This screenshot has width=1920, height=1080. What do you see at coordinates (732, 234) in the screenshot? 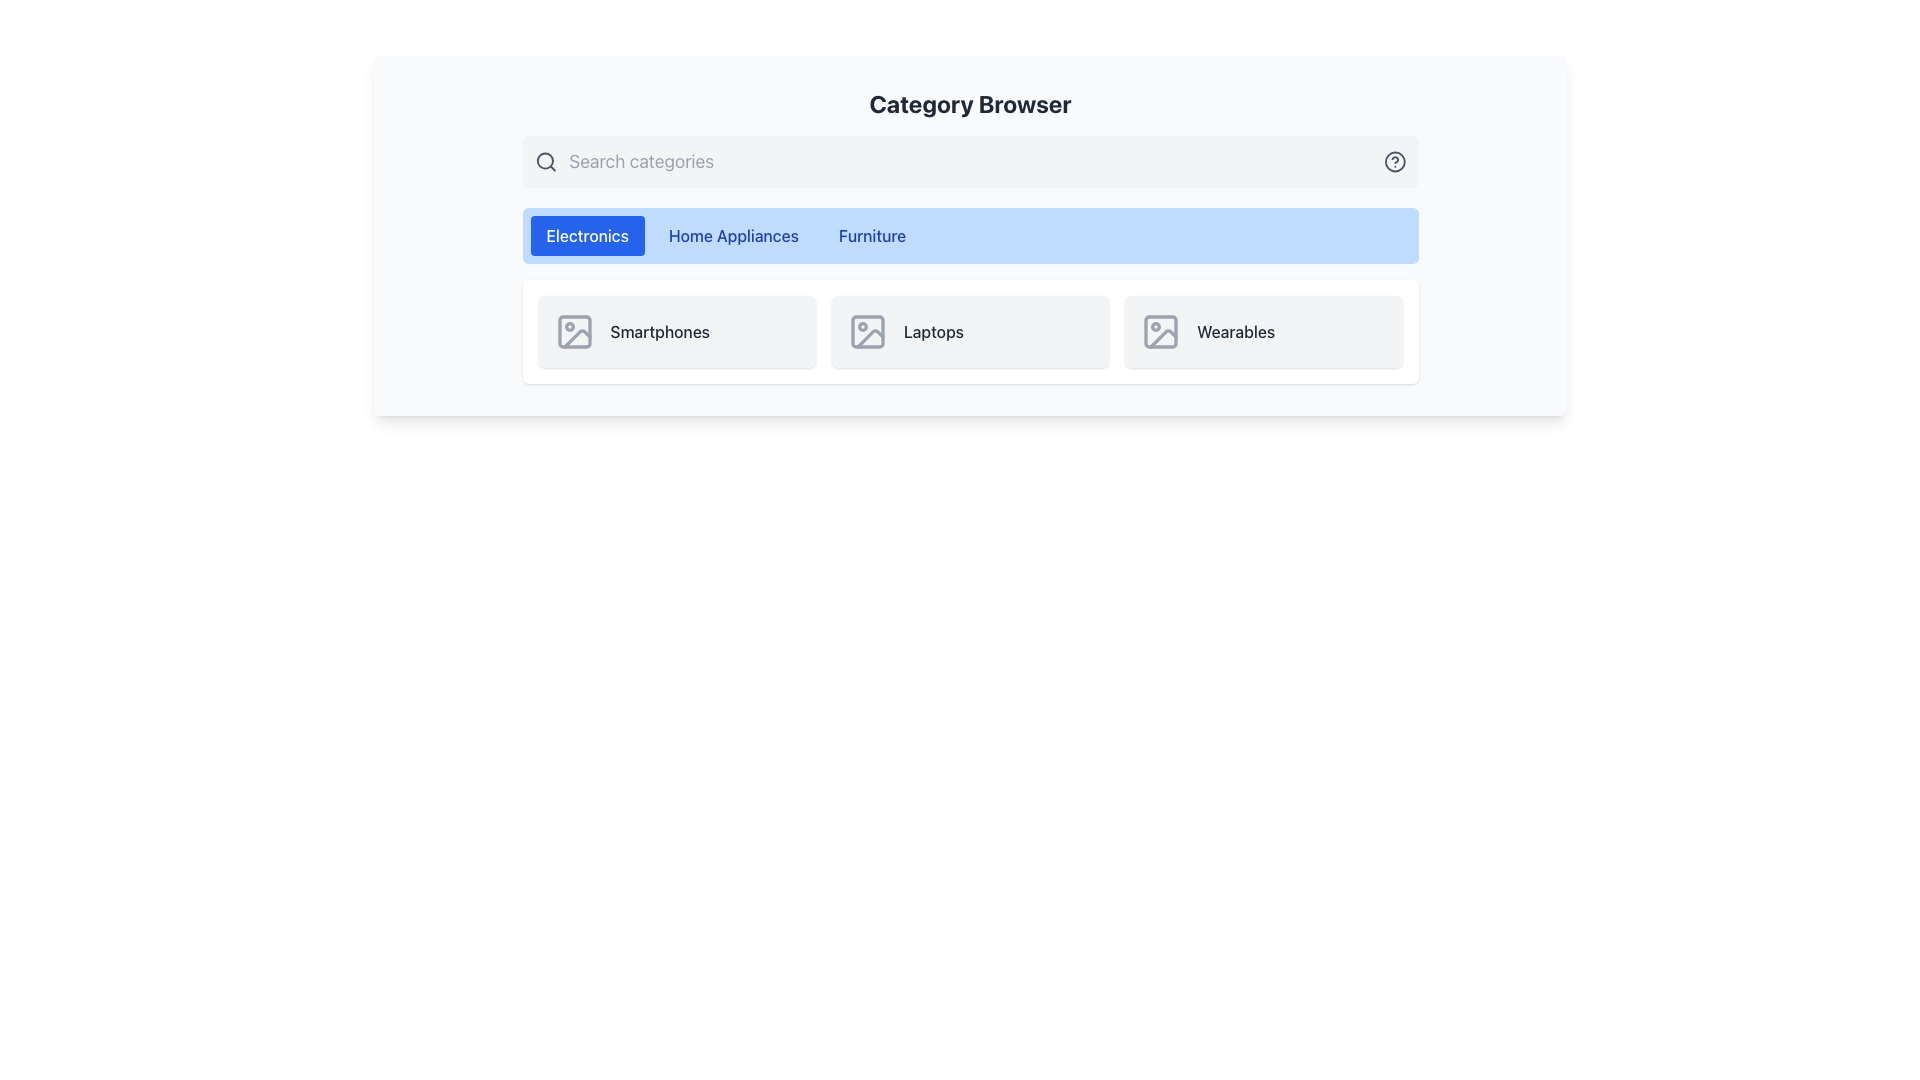
I see `the 'Home Appliances' tab button located in the second position of the horizontal tab bar, which is between 'Electronics' and 'Furniture'` at bounding box center [732, 234].